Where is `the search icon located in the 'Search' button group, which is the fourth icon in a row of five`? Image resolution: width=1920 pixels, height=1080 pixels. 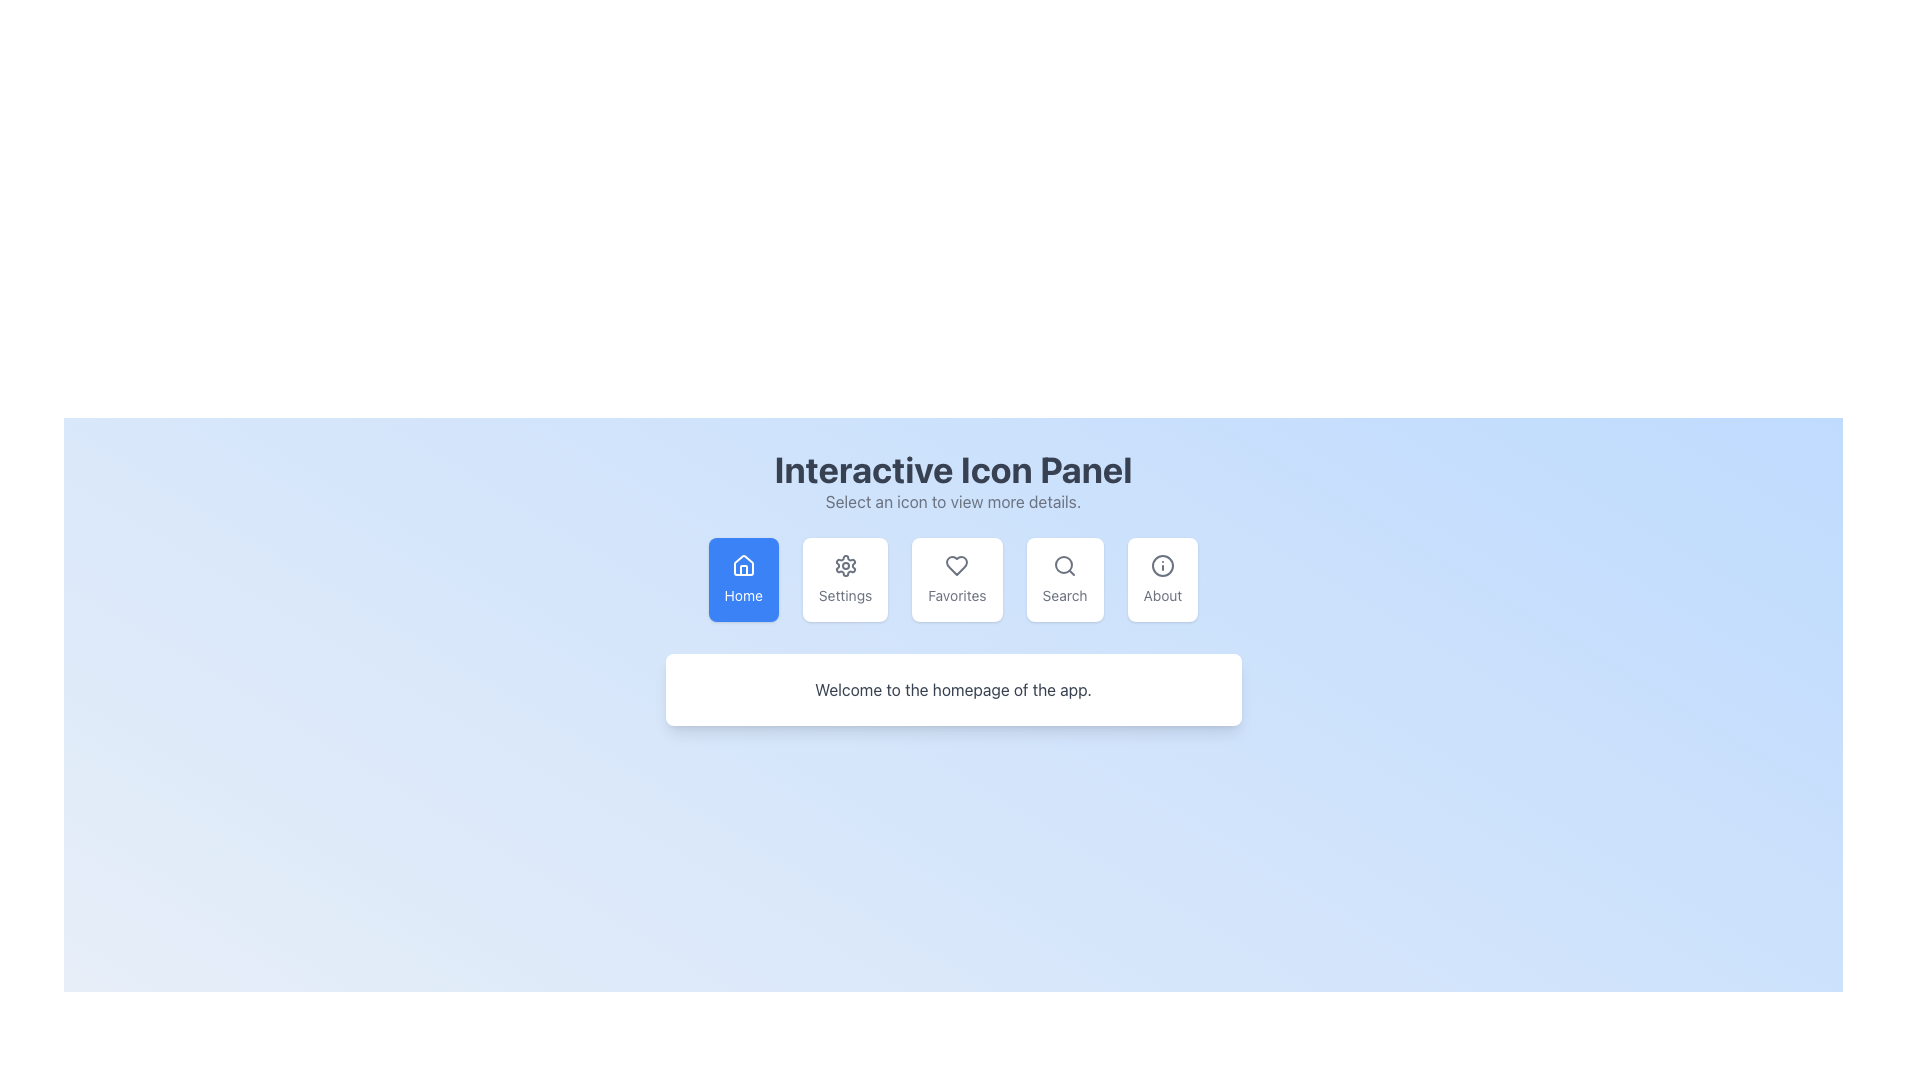 the search icon located in the 'Search' button group, which is the fourth icon in a row of five is located at coordinates (1064, 566).